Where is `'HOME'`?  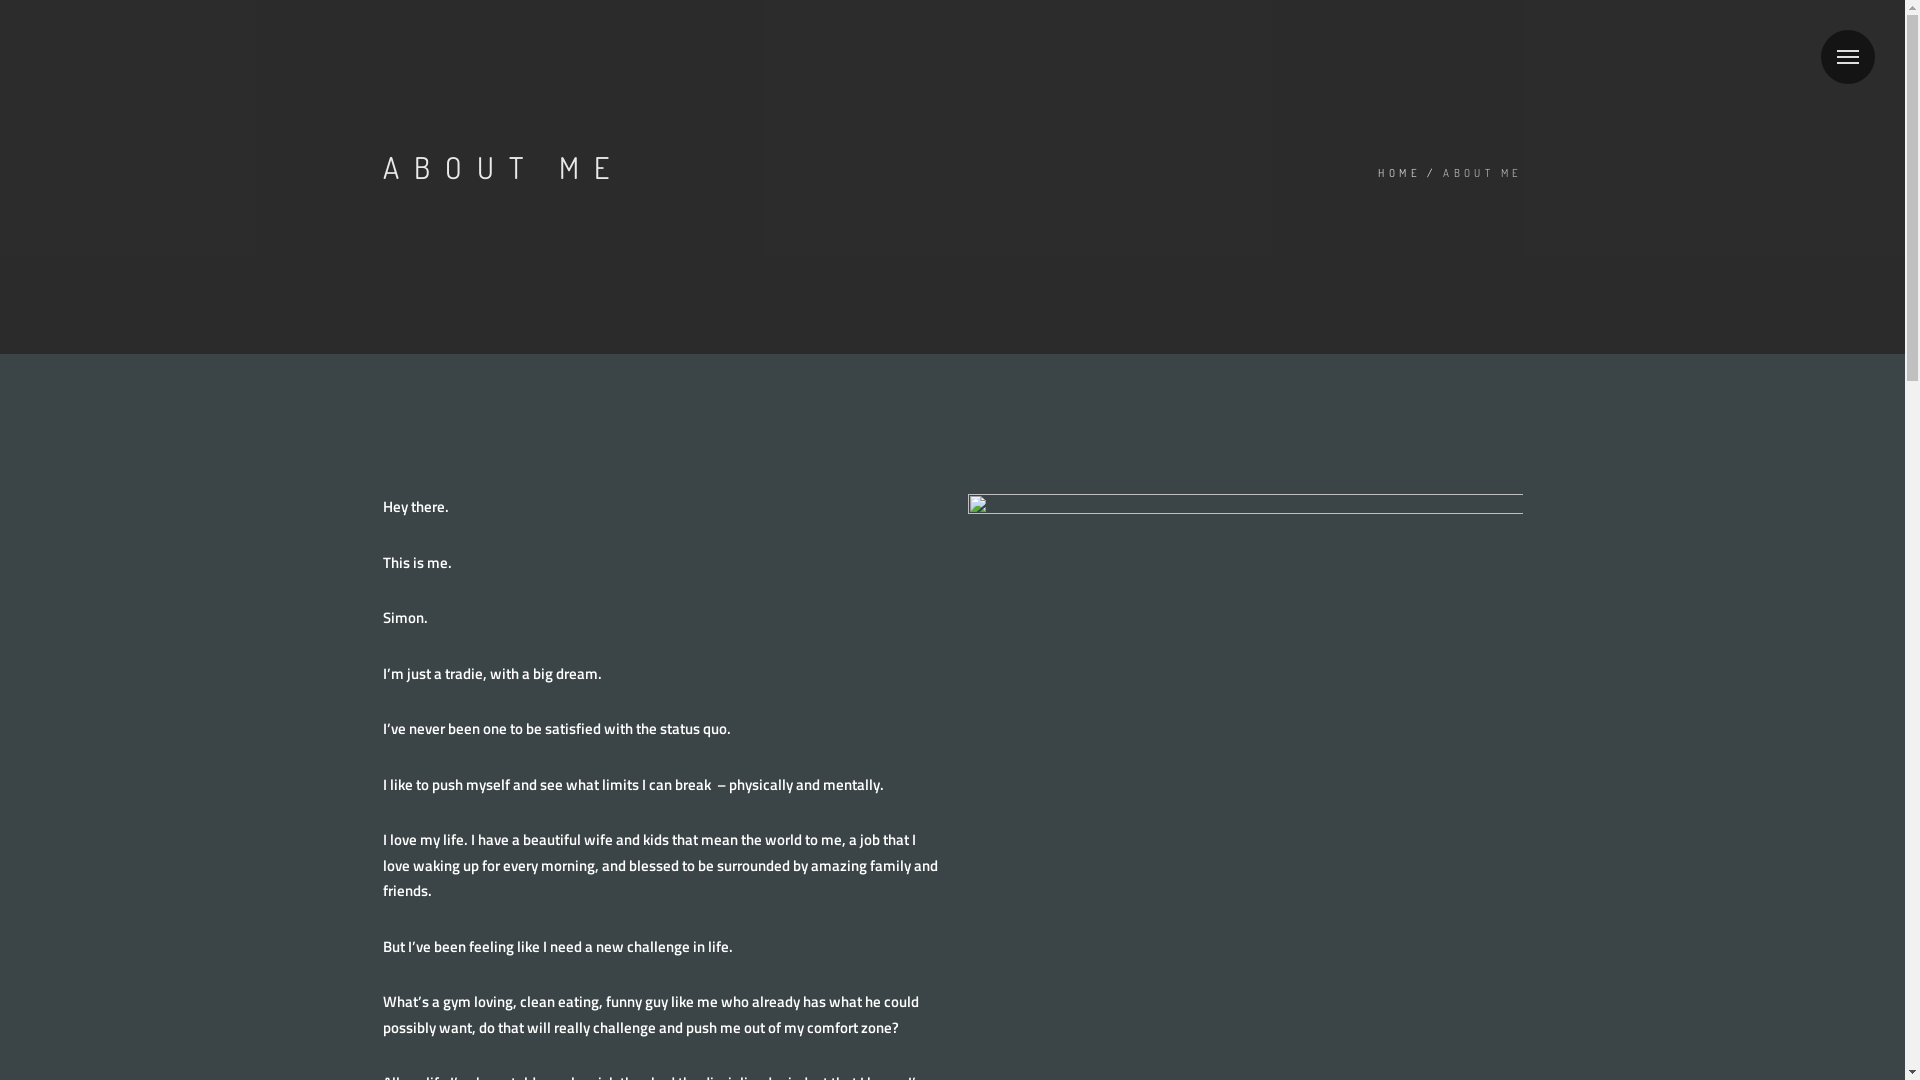 'HOME' is located at coordinates (1398, 173).